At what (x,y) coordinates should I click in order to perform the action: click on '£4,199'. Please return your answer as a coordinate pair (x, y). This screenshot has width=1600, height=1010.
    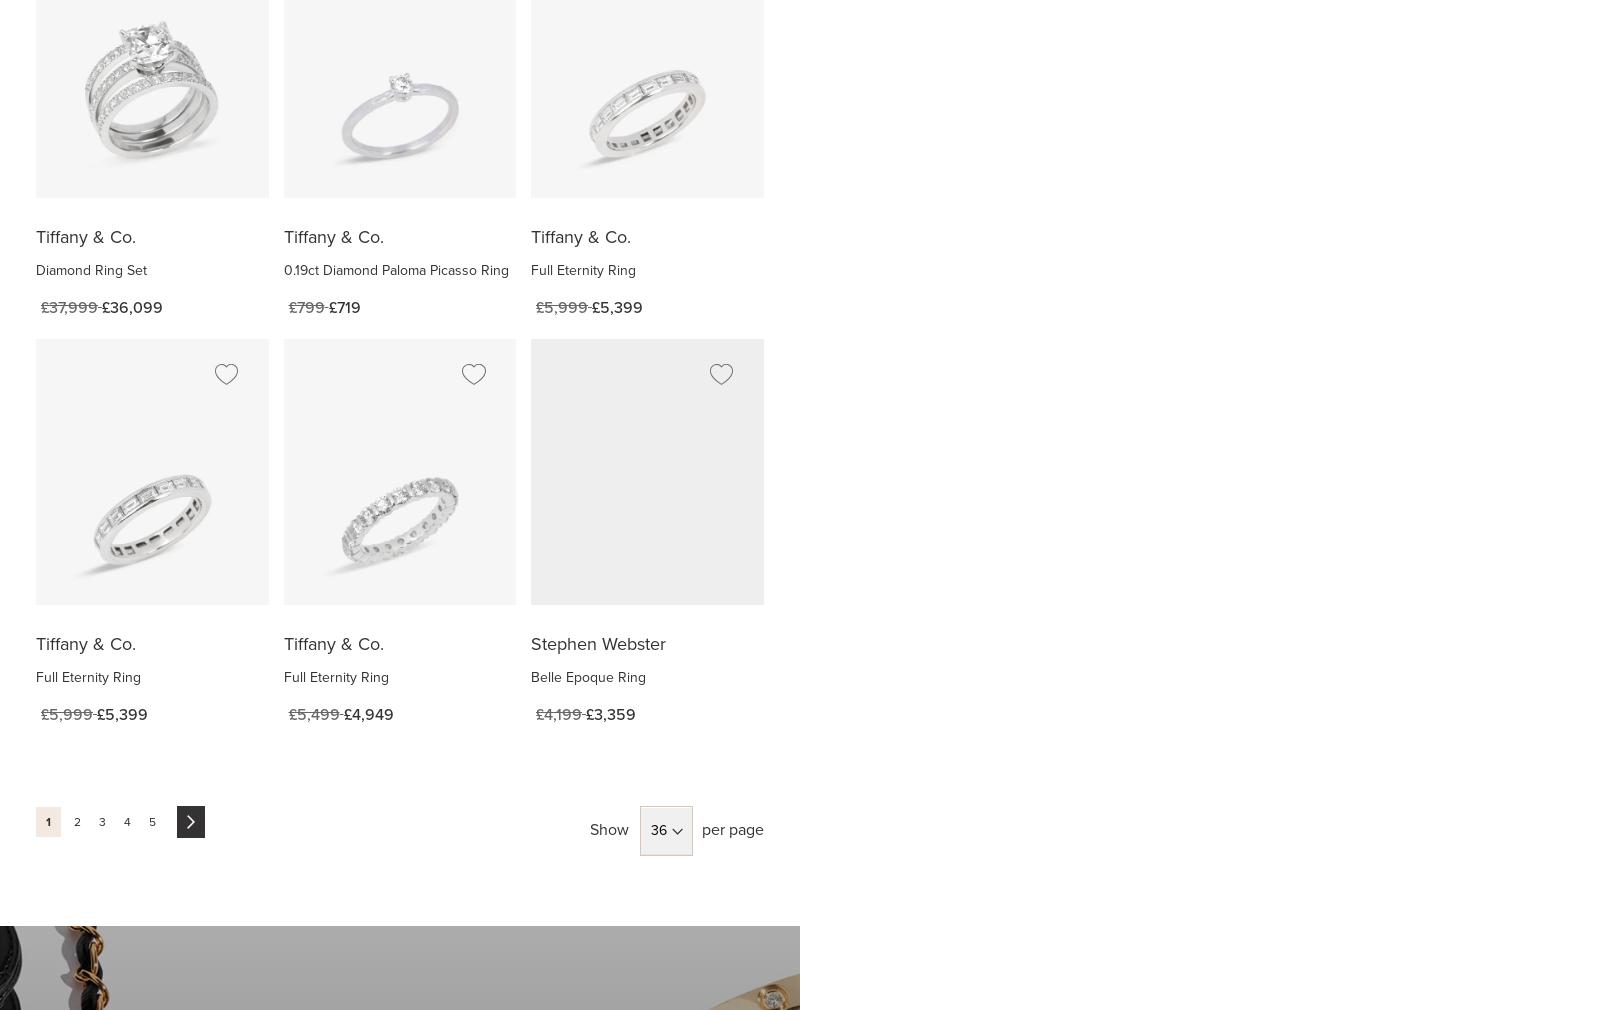
    Looking at the image, I should click on (558, 713).